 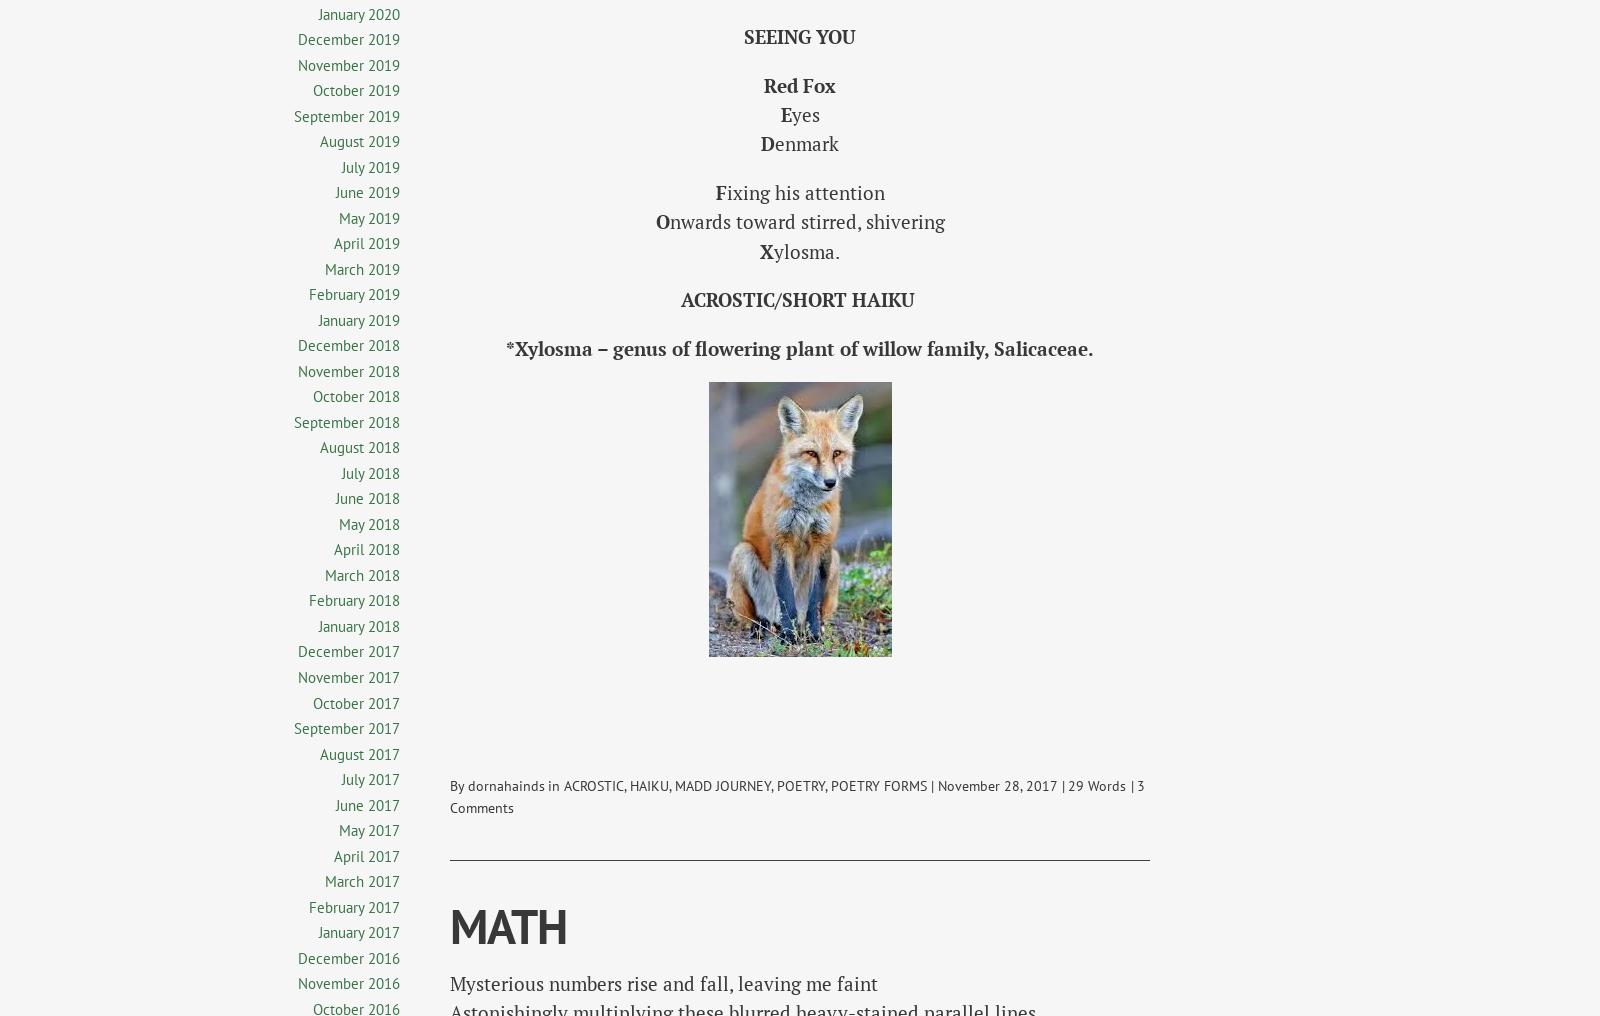 What do you see at coordinates (319, 319) in the screenshot?
I see `'January 2019'` at bounding box center [319, 319].